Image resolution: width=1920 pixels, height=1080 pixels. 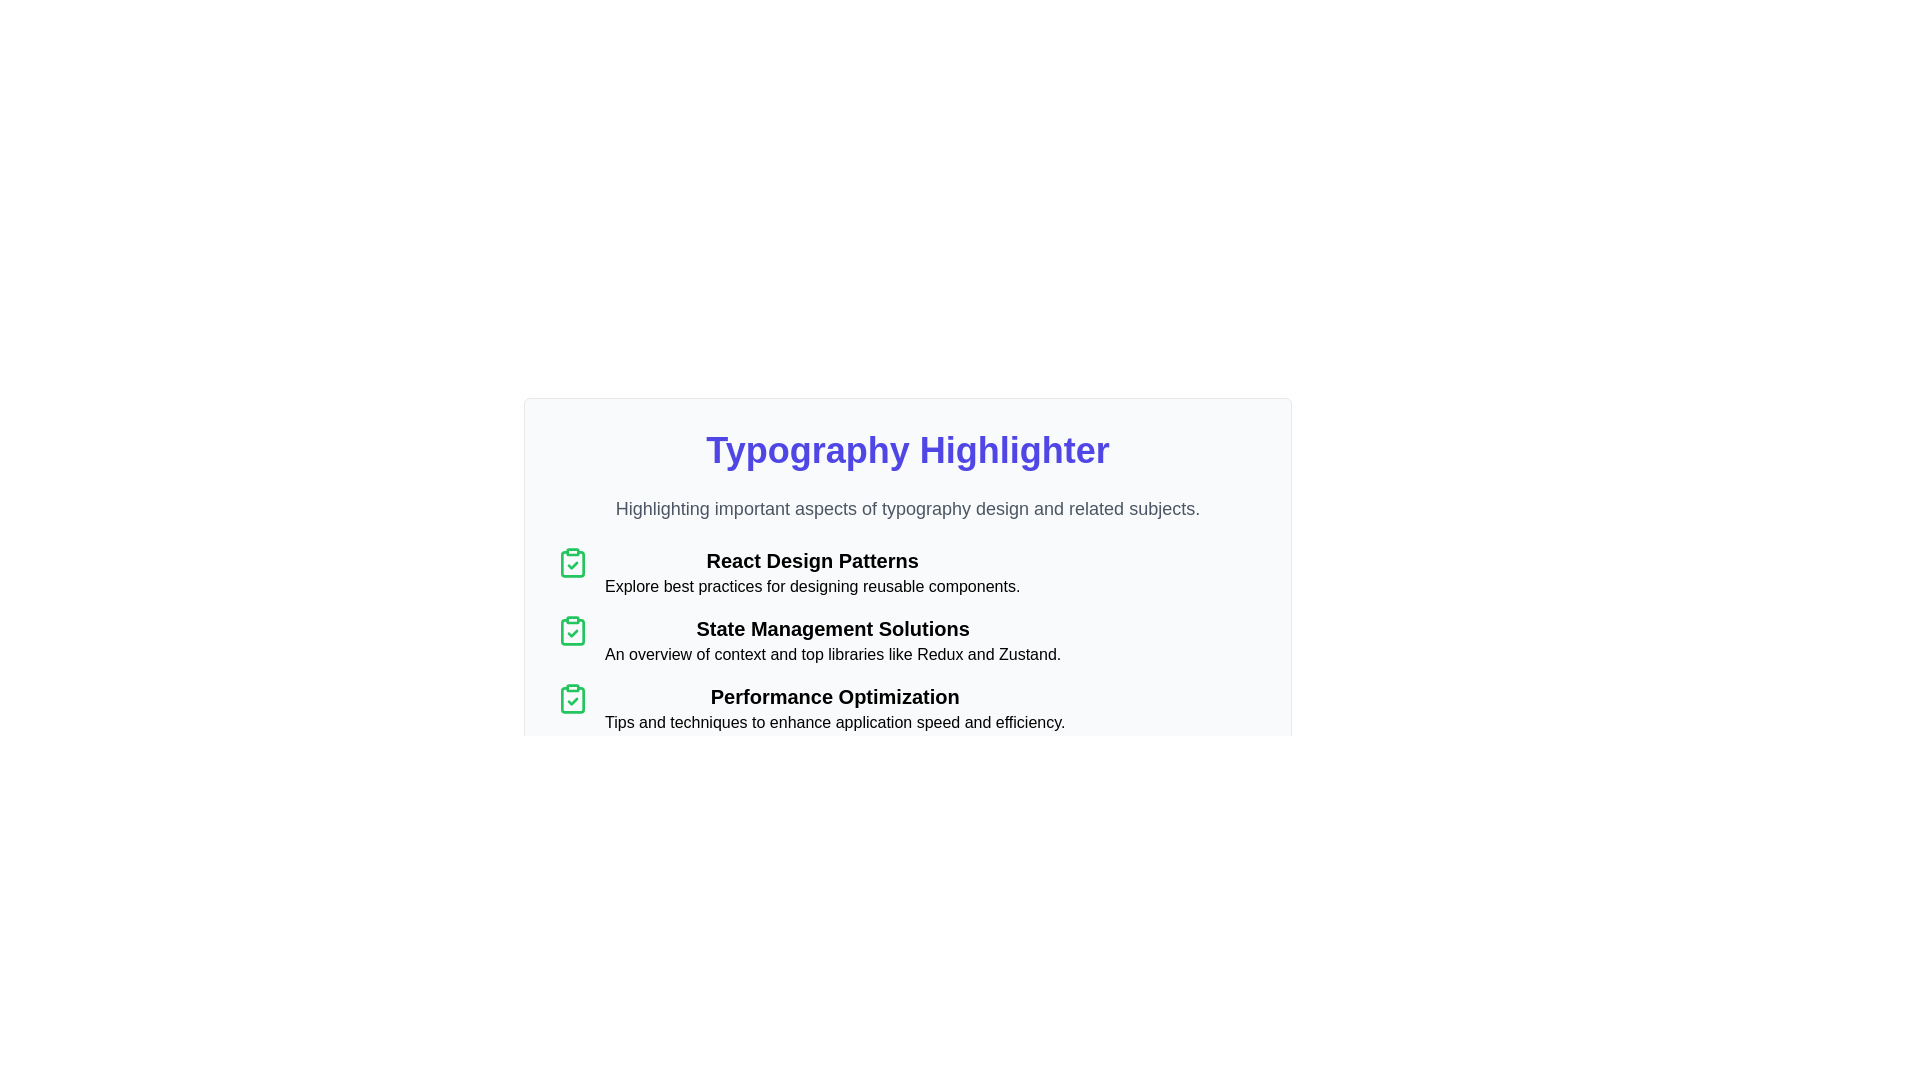 I want to click on the title 'React Design Patterns' in the text block, so click(x=812, y=573).